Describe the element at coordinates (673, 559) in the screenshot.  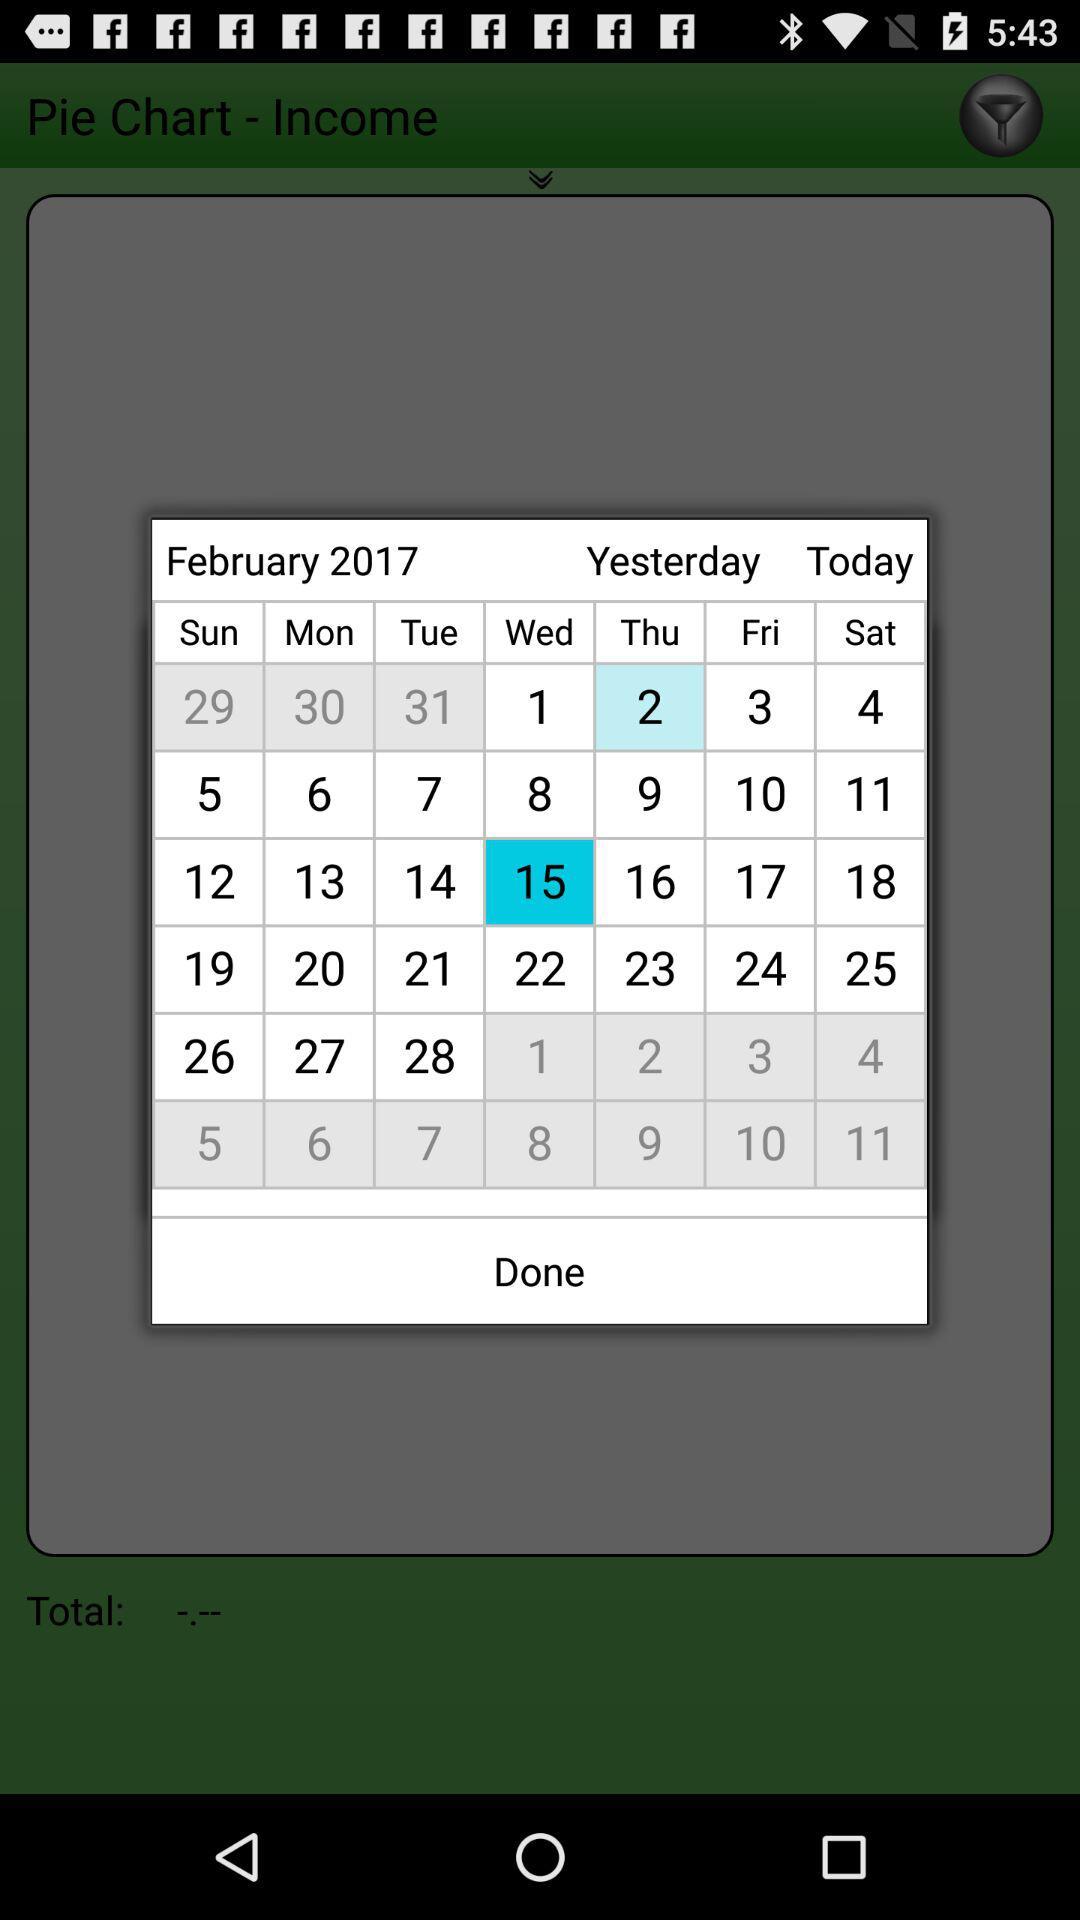
I see `the yesterday item` at that location.